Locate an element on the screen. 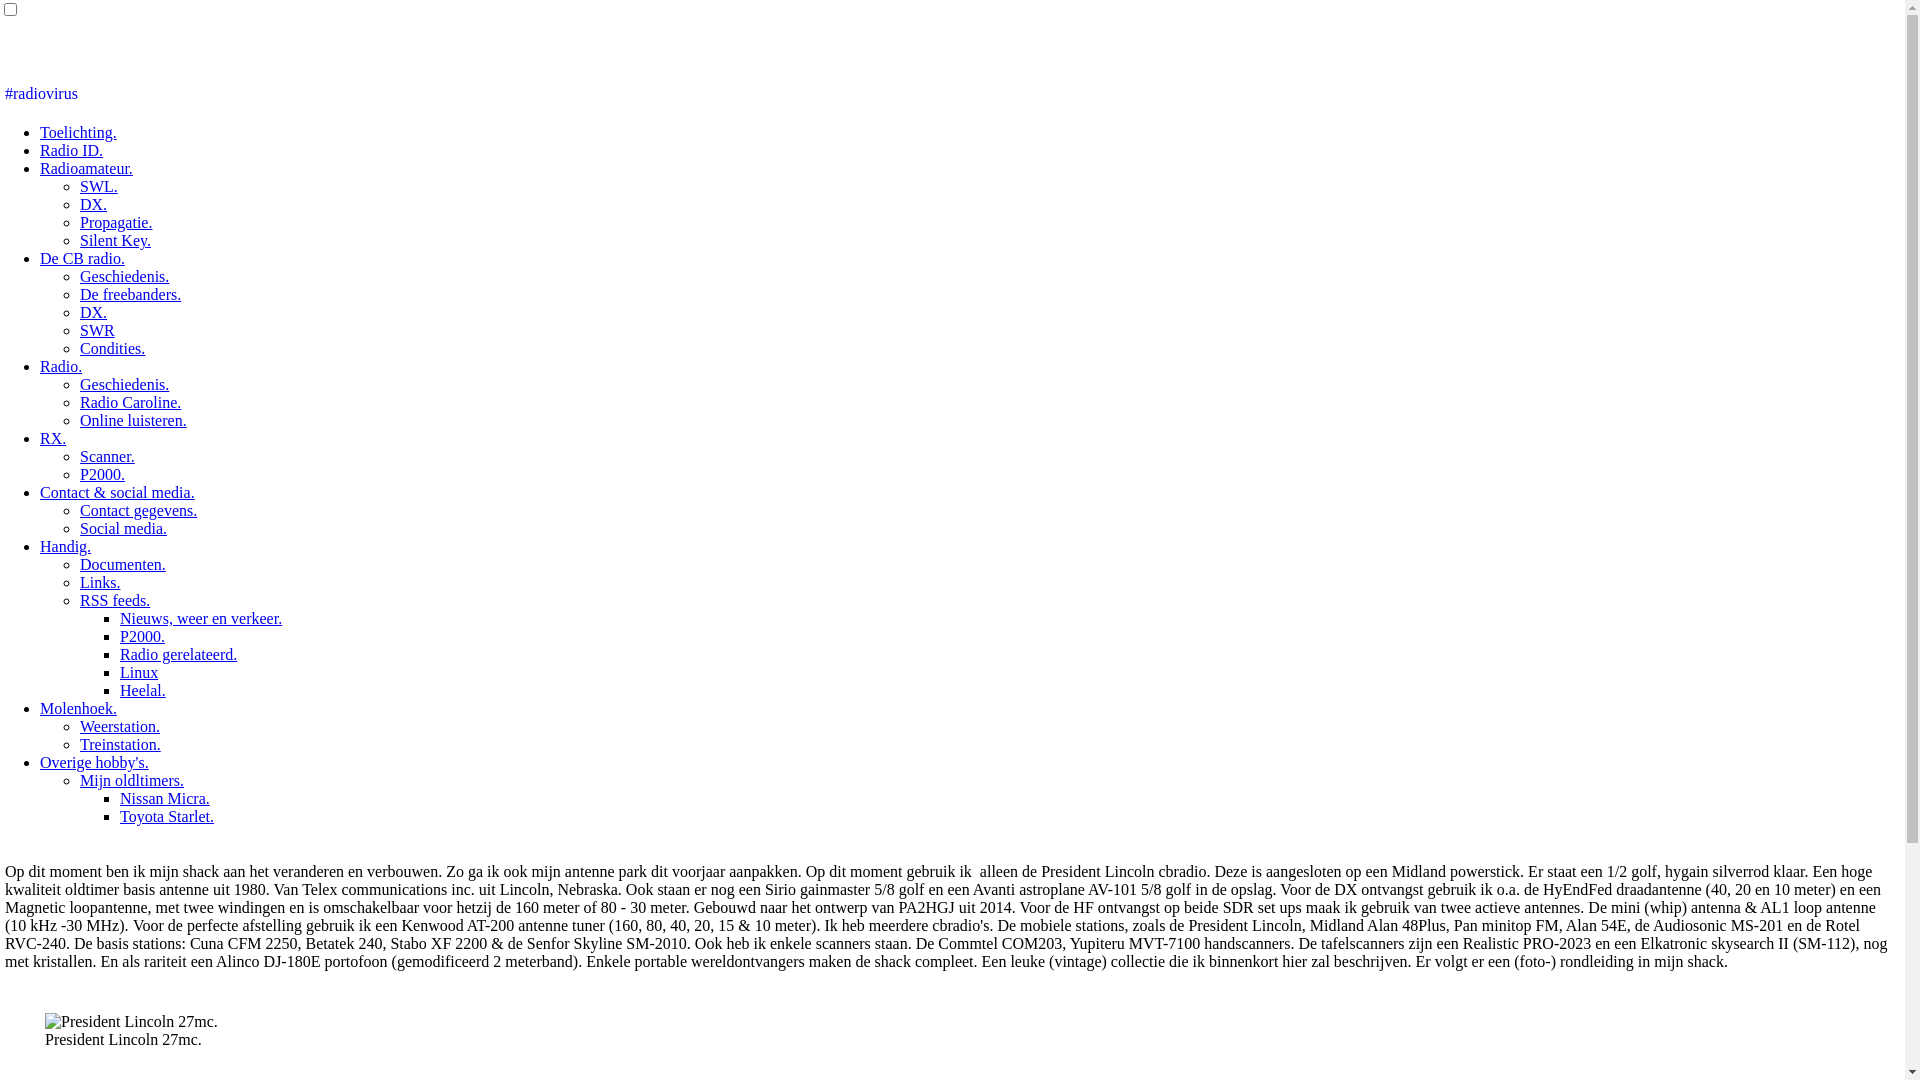 The image size is (1920, 1080). 'Radioamateur.' is located at coordinates (85, 167).